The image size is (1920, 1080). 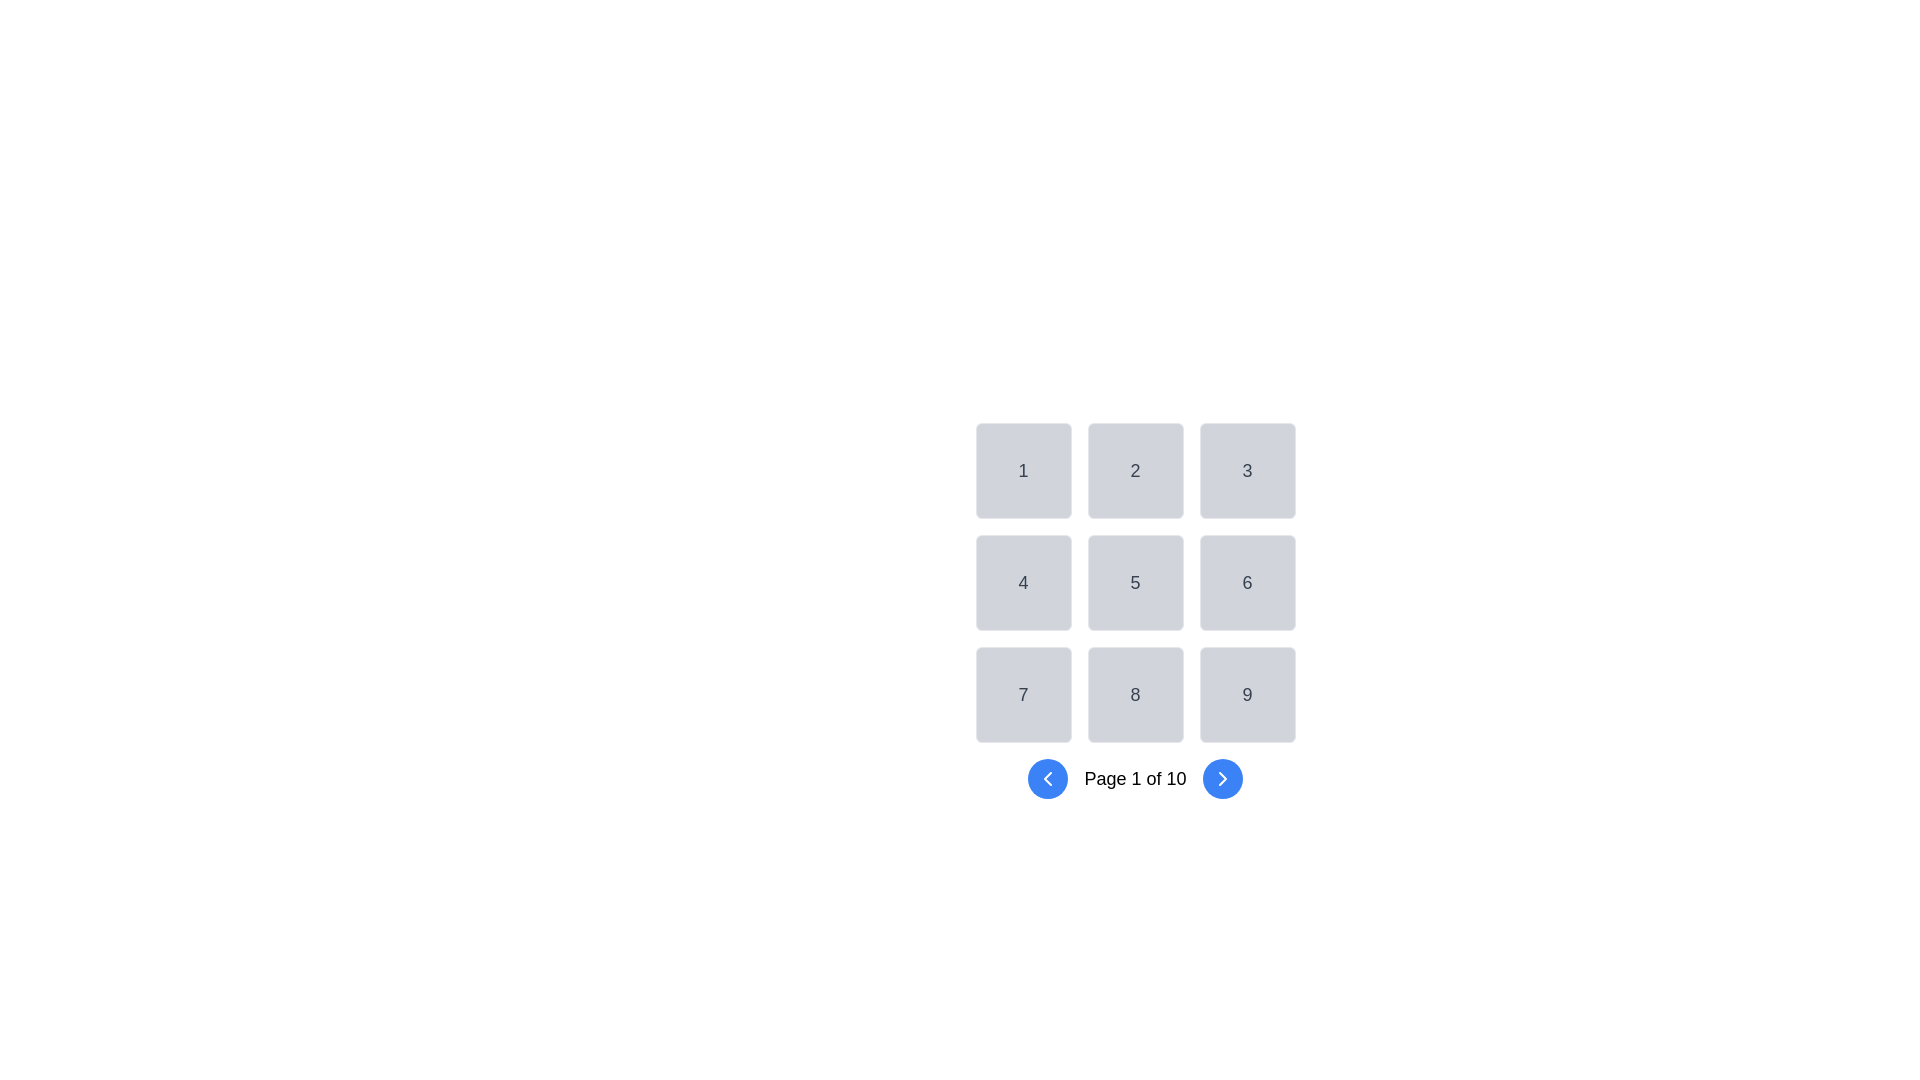 I want to click on the text display labeled 'Page 1 of 10', which is located in the lower-middle section of the interface and flanked by blue circular navigation buttons on either side, so click(x=1135, y=778).